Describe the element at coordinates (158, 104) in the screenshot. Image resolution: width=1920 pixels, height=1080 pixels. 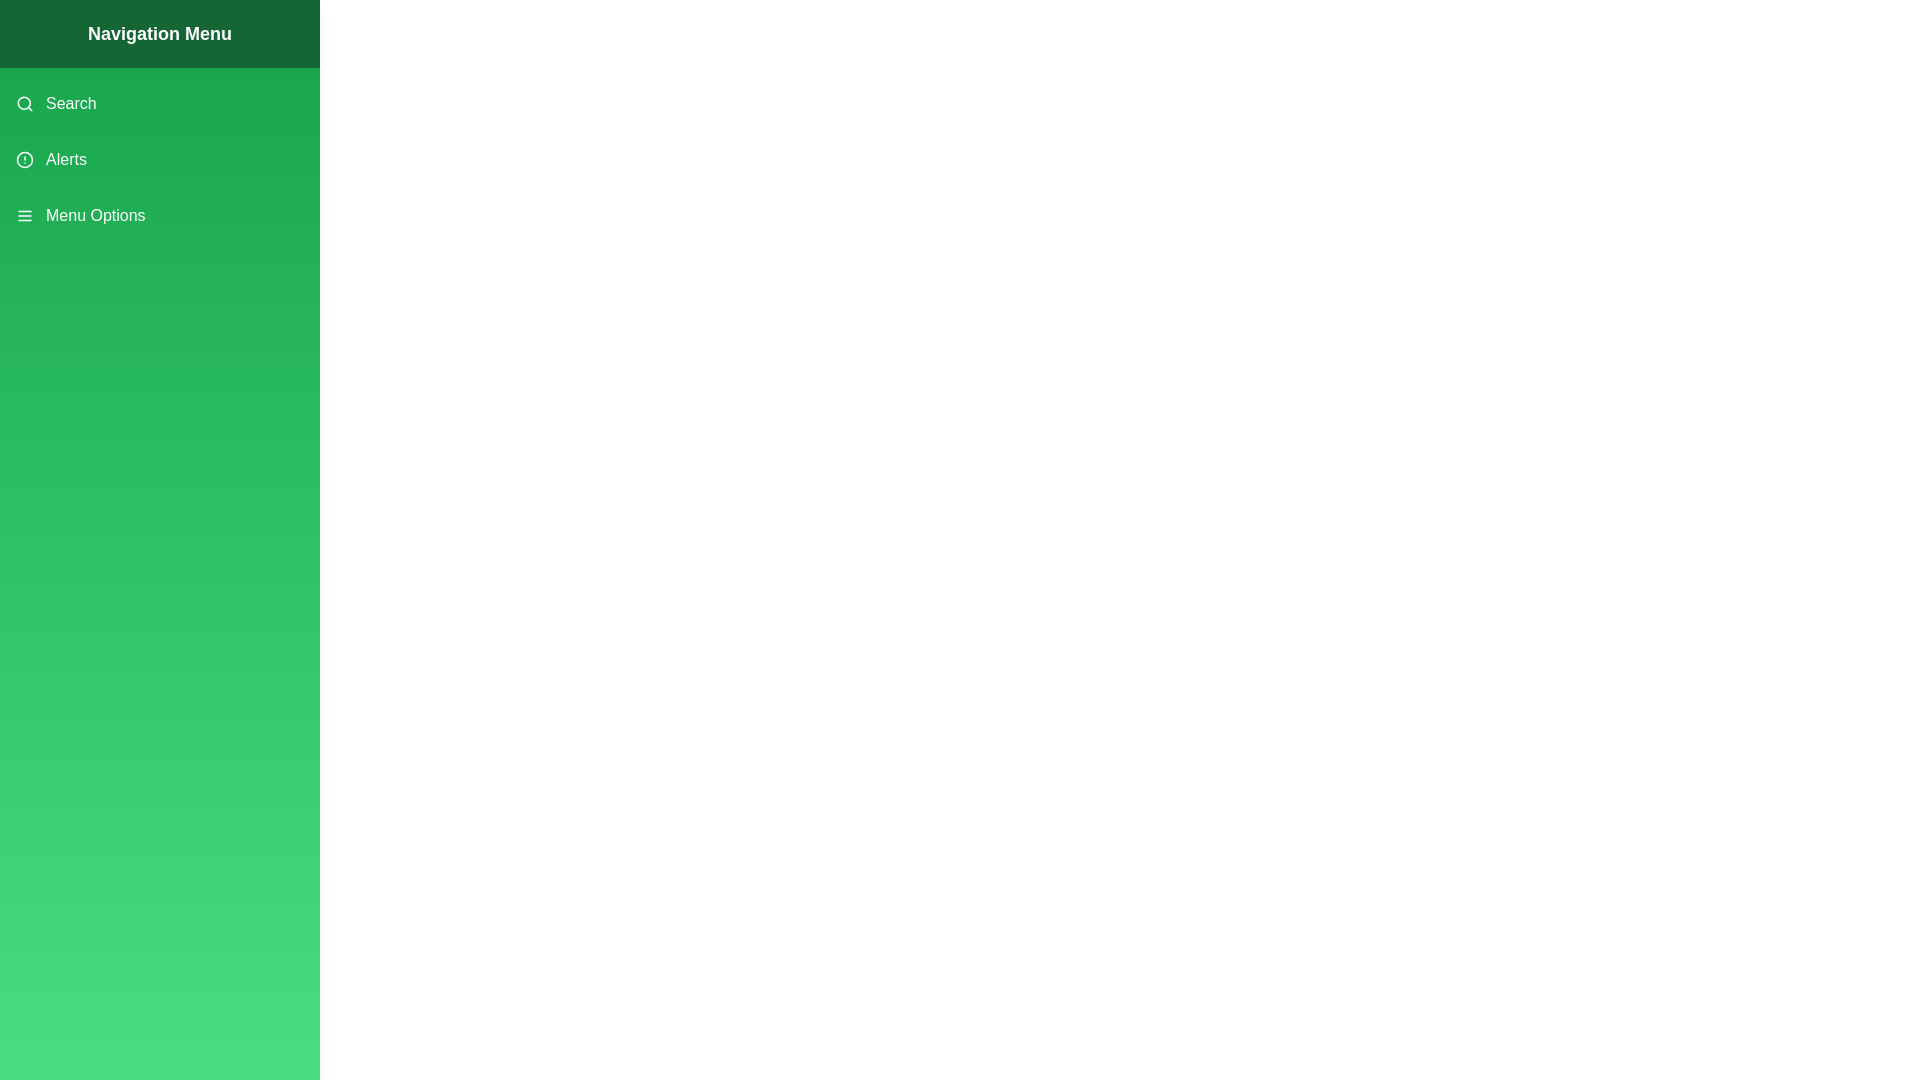
I see `the menu item Search from the drawer` at that location.